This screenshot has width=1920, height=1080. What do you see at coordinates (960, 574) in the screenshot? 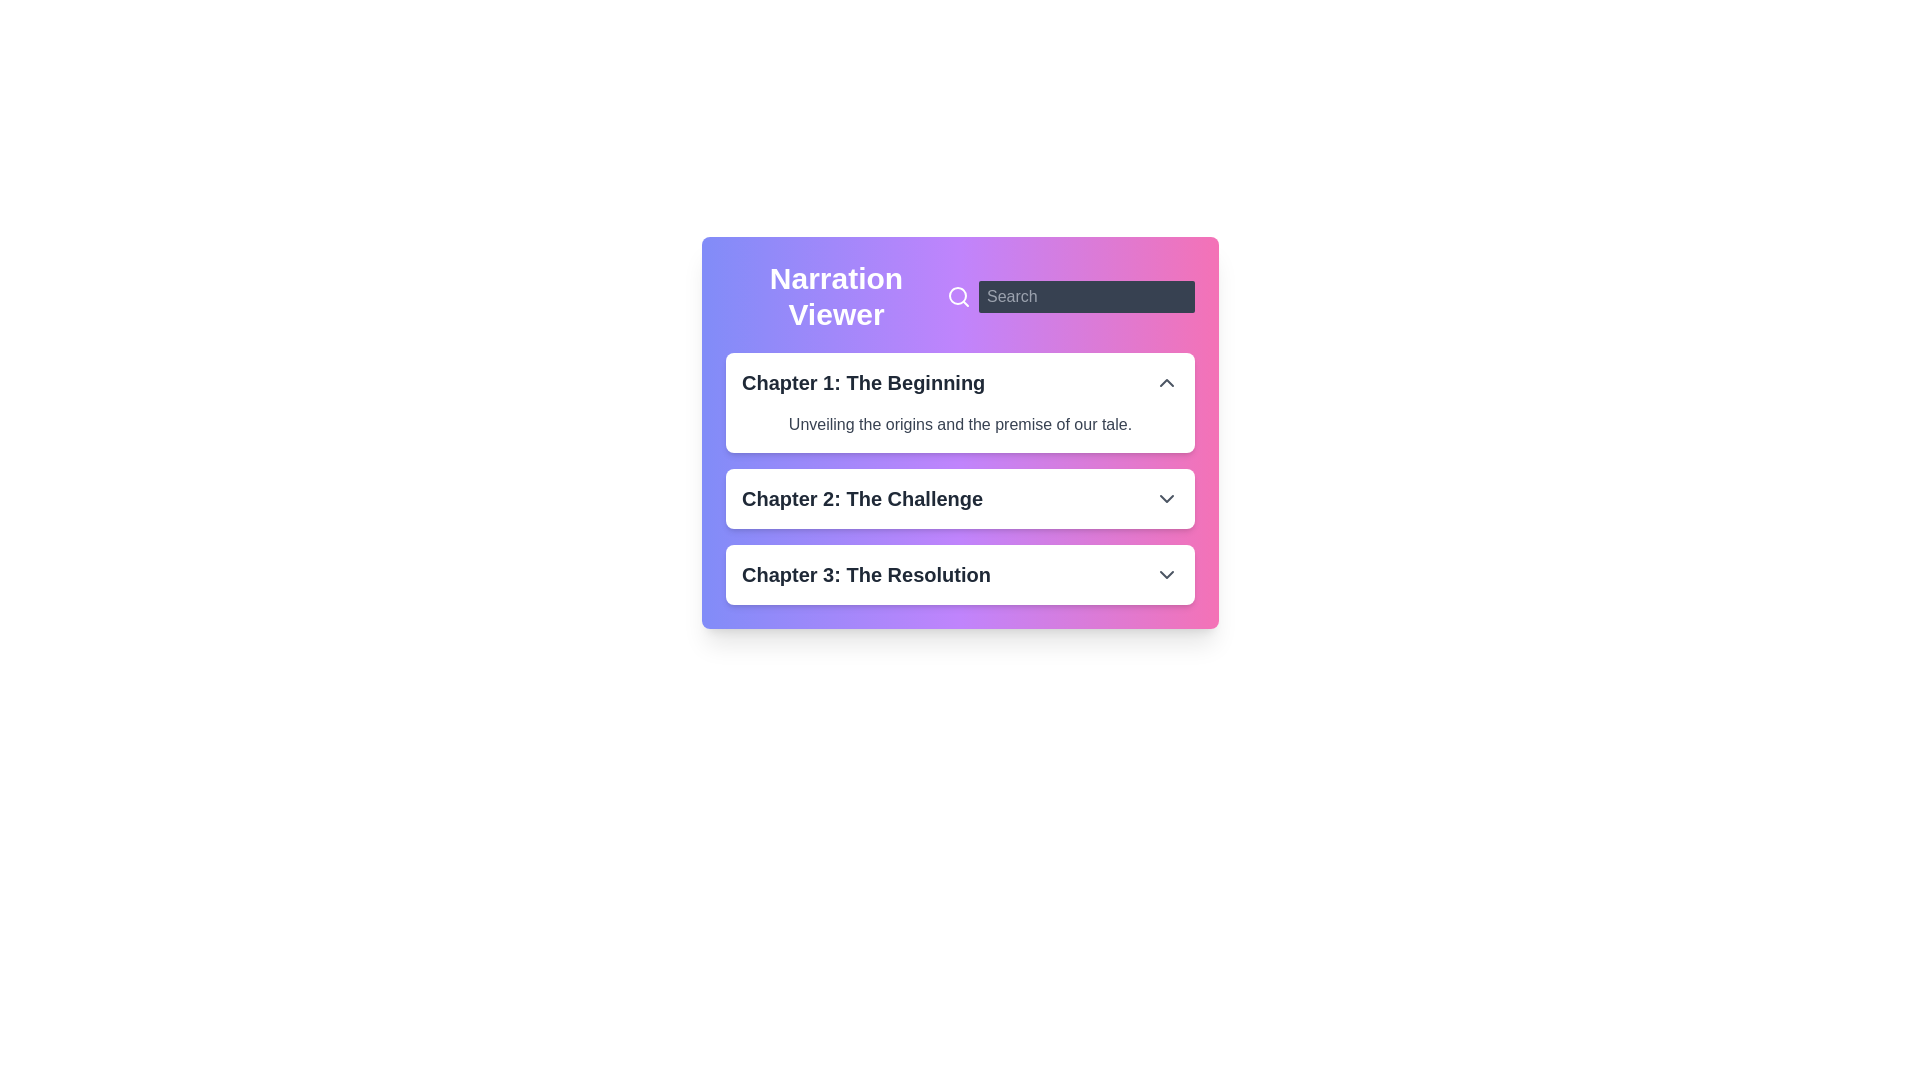
I see `the Collapsible List Item labeled 'Chapter 3: The Resolution'` at bounding box center [960, 574].